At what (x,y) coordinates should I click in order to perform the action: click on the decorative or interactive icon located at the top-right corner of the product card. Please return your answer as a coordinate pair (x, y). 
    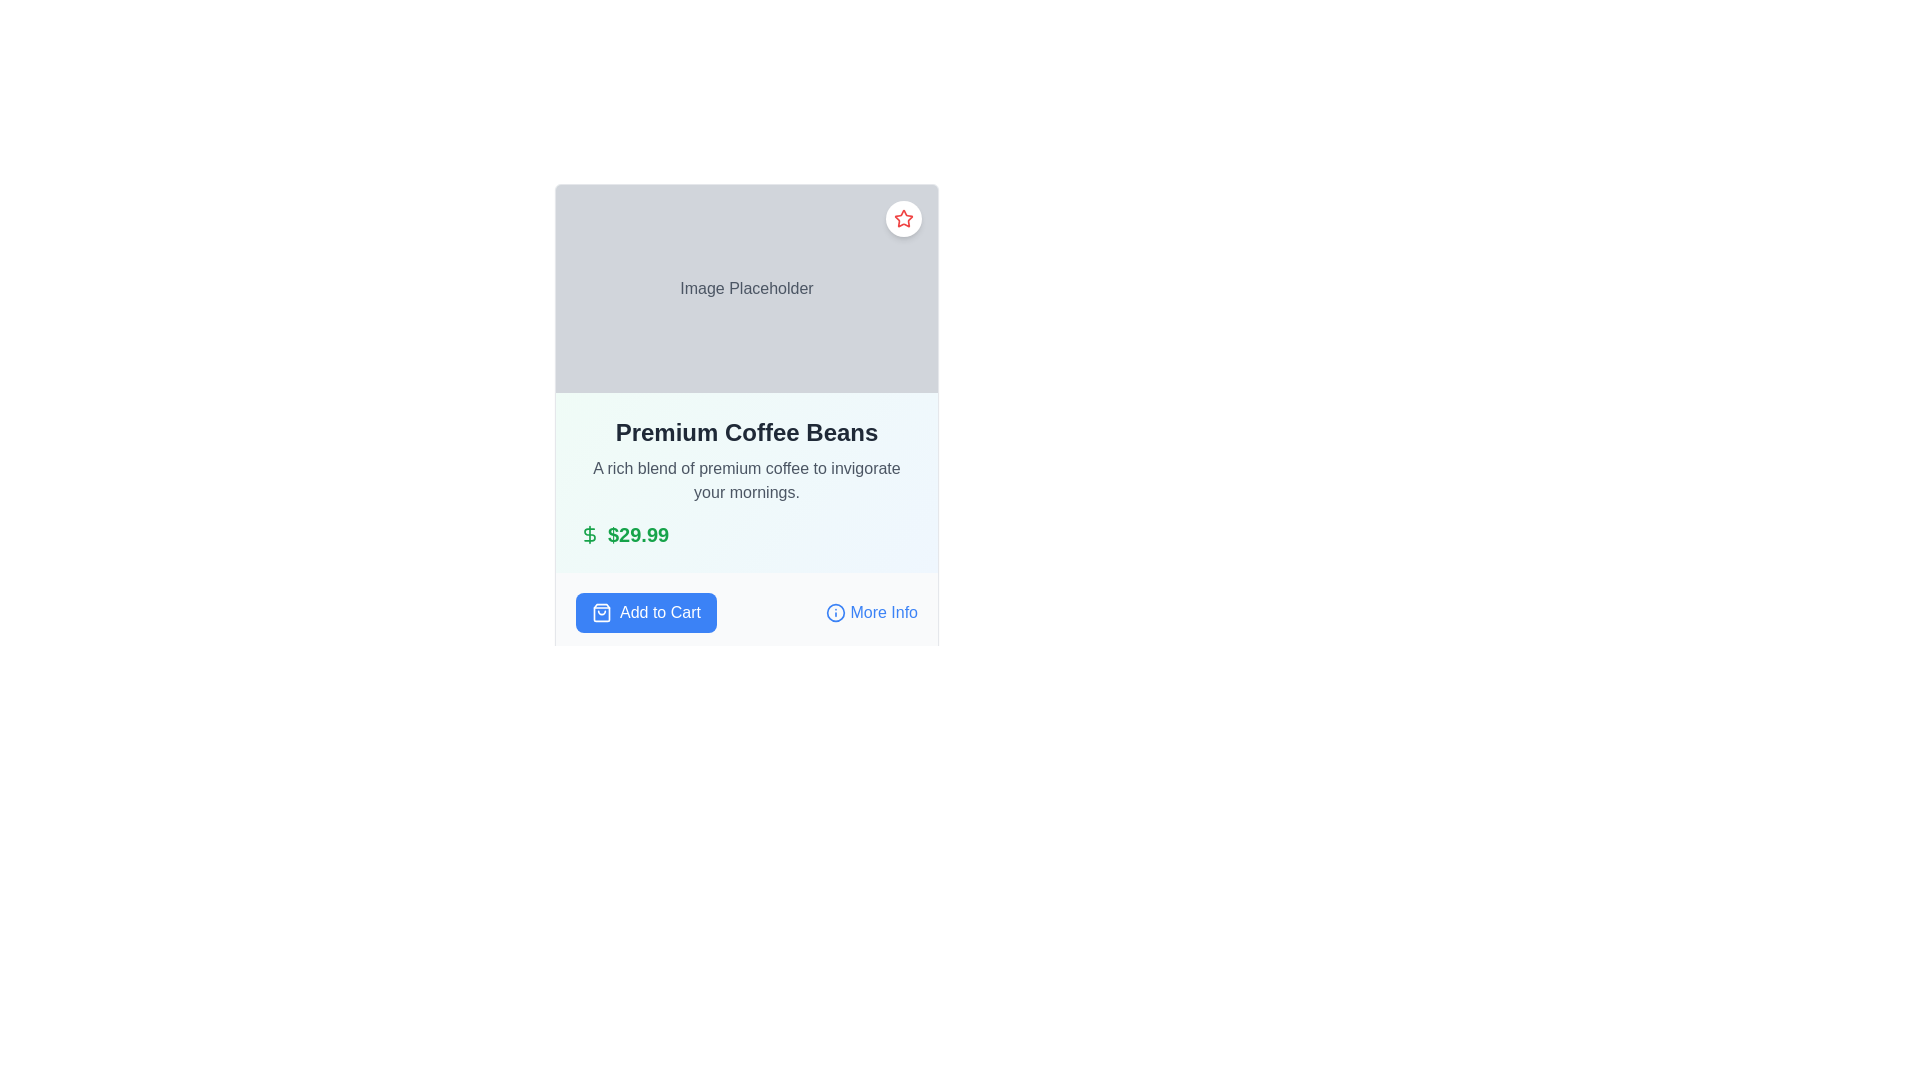
    Looking at the image, I should click on (902, 218).